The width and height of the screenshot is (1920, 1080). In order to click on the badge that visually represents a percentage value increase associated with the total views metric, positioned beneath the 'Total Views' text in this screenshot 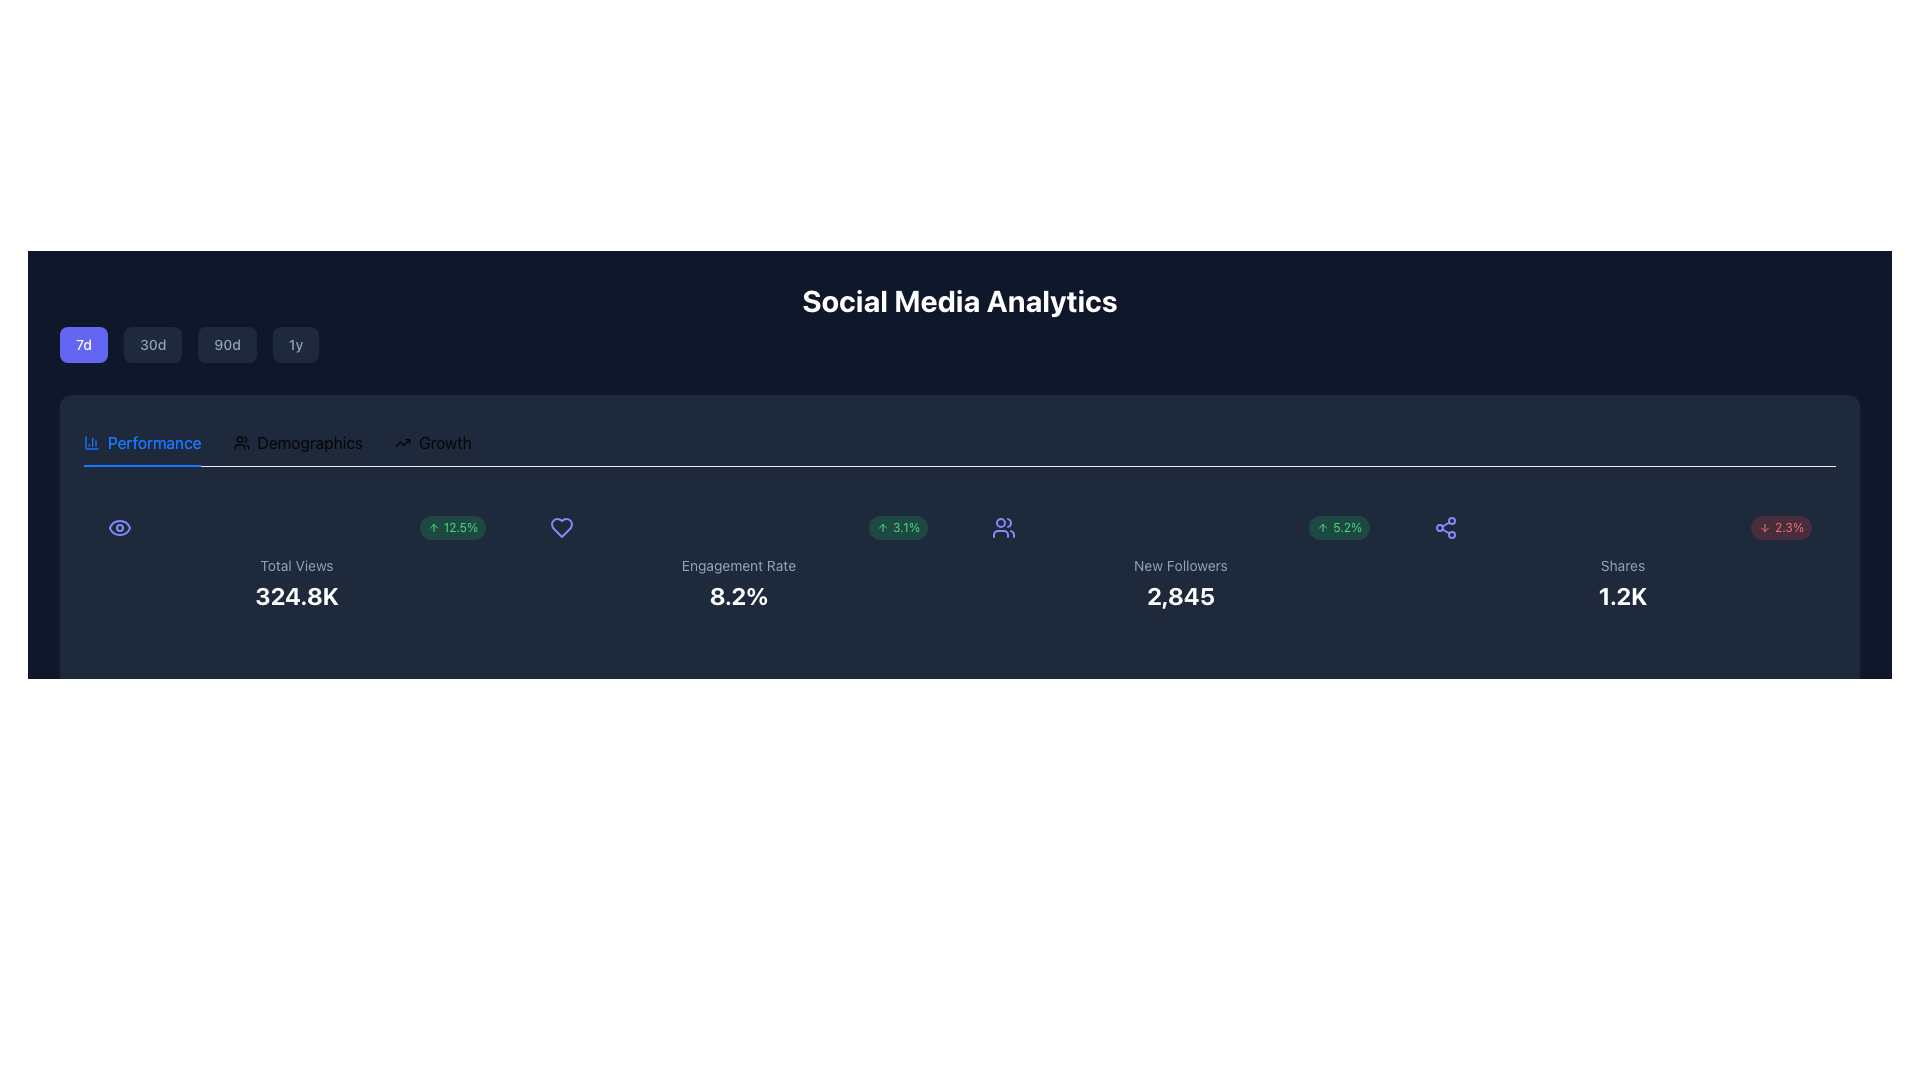, I will do `click(451, 527)`.